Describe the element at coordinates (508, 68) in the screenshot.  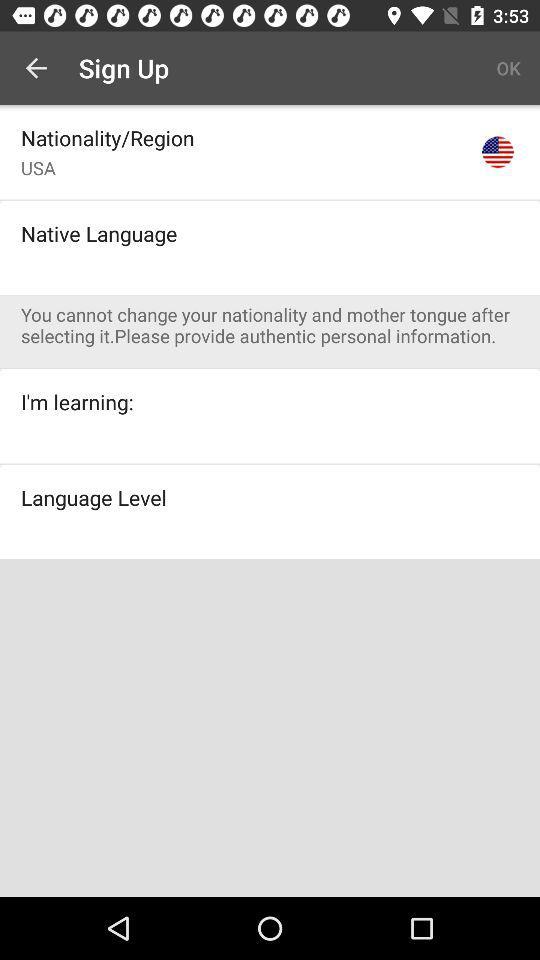
I see `the item to the right of sign up` at that location.